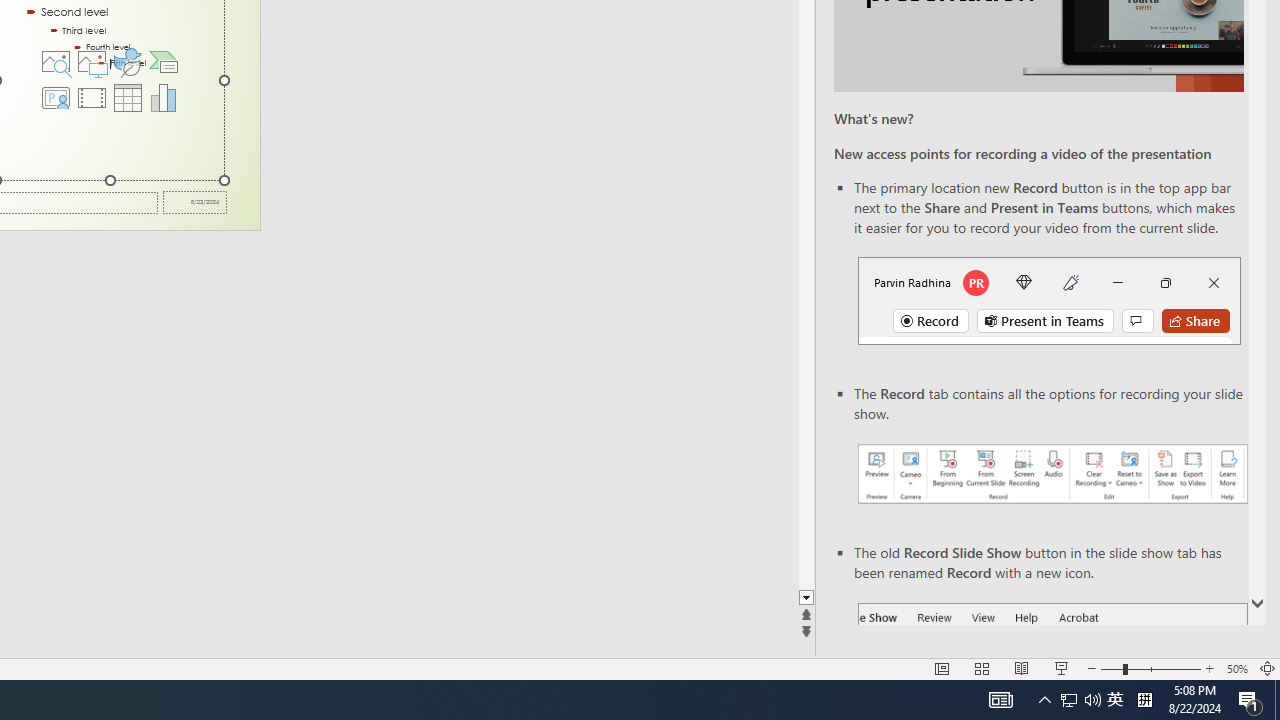 Image resolution: width=1280 pixels, height=720 pixels. What do you see at coordinates (1051, 474) in the screenshot?
I see `'Record your presentations screenshot one'` at bounding box center [1051, 474].